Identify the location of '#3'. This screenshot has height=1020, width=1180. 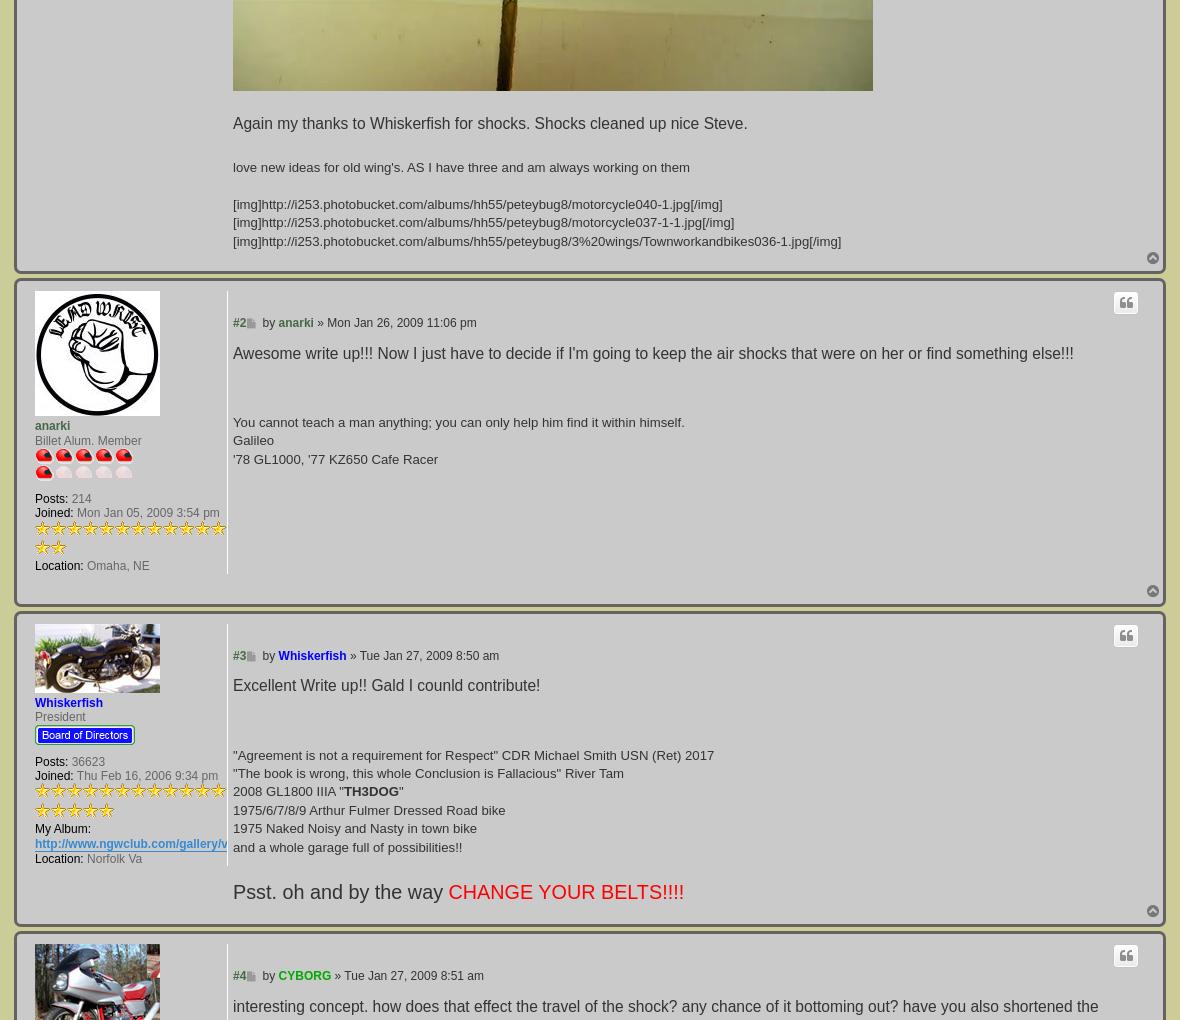
(239, 655).